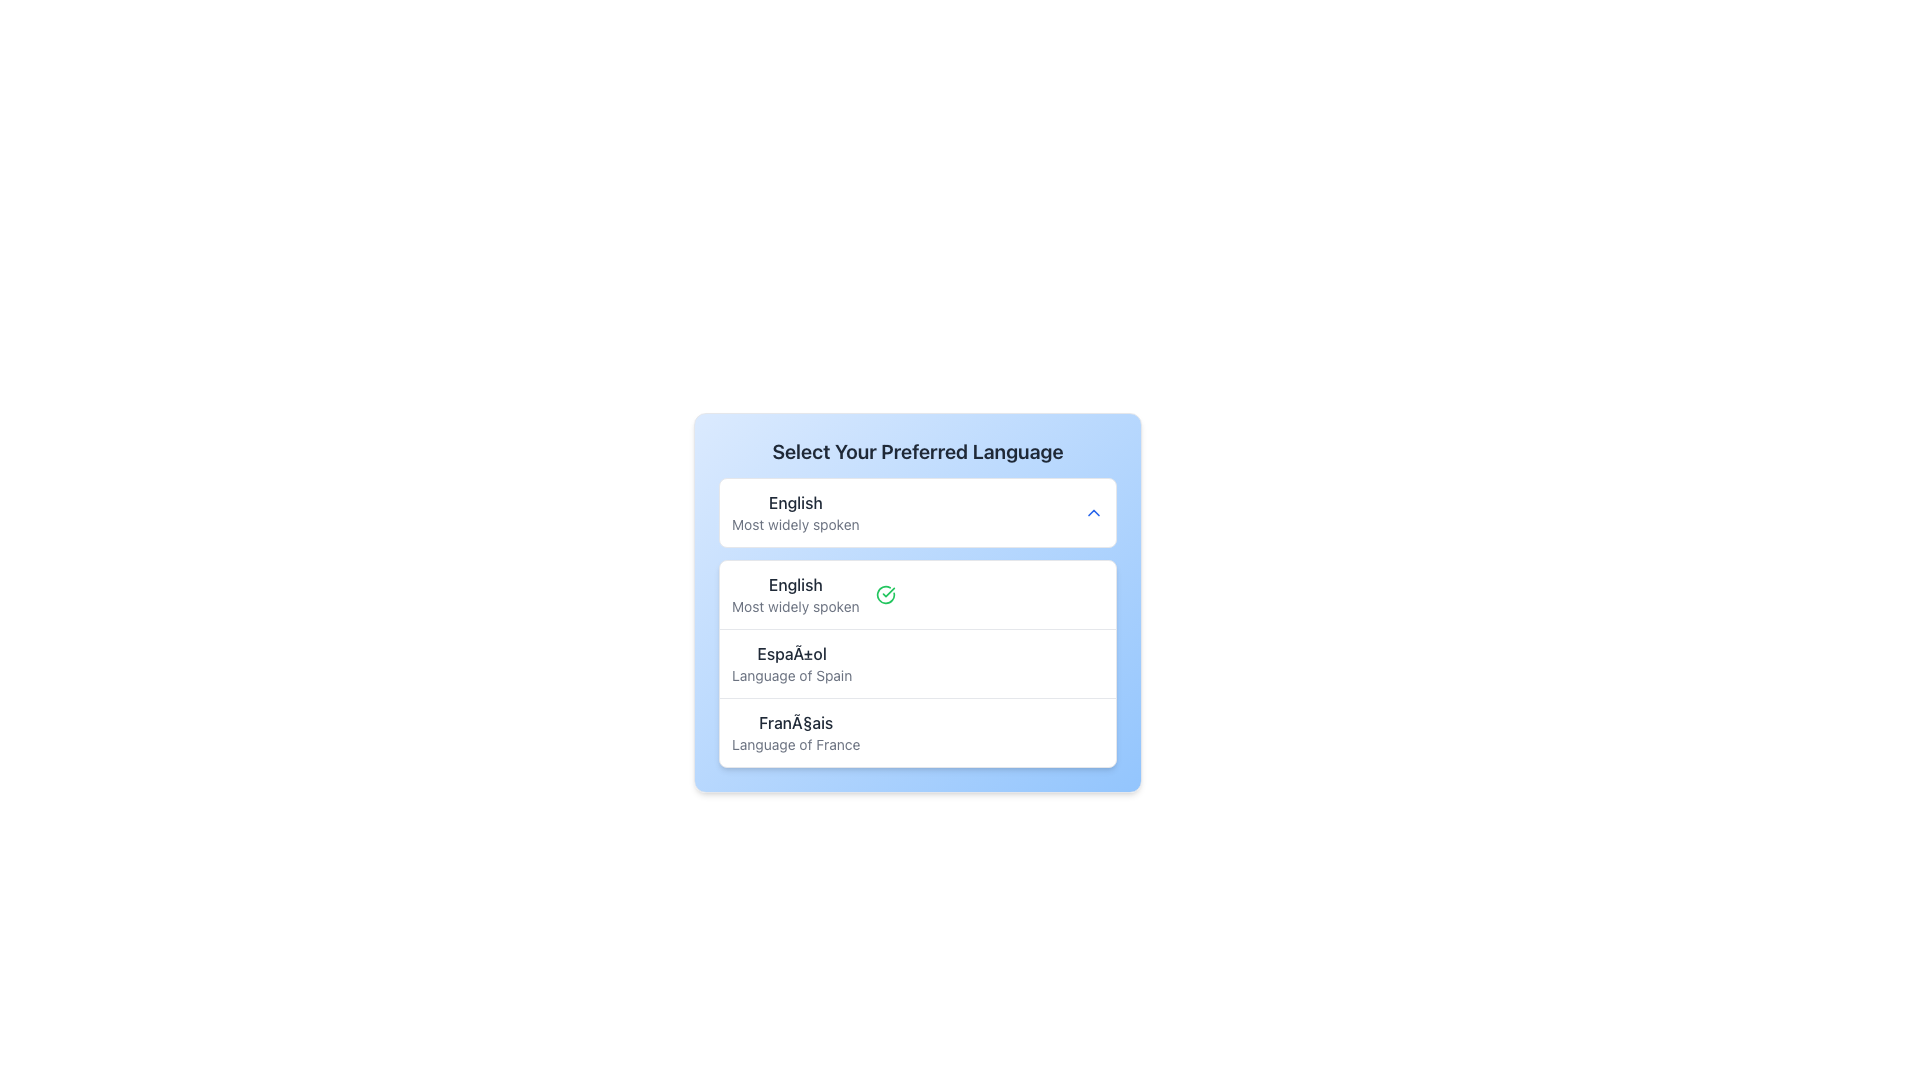  I want to click on the 'French' language selection option in the dropdown menu, so click(916, 732).